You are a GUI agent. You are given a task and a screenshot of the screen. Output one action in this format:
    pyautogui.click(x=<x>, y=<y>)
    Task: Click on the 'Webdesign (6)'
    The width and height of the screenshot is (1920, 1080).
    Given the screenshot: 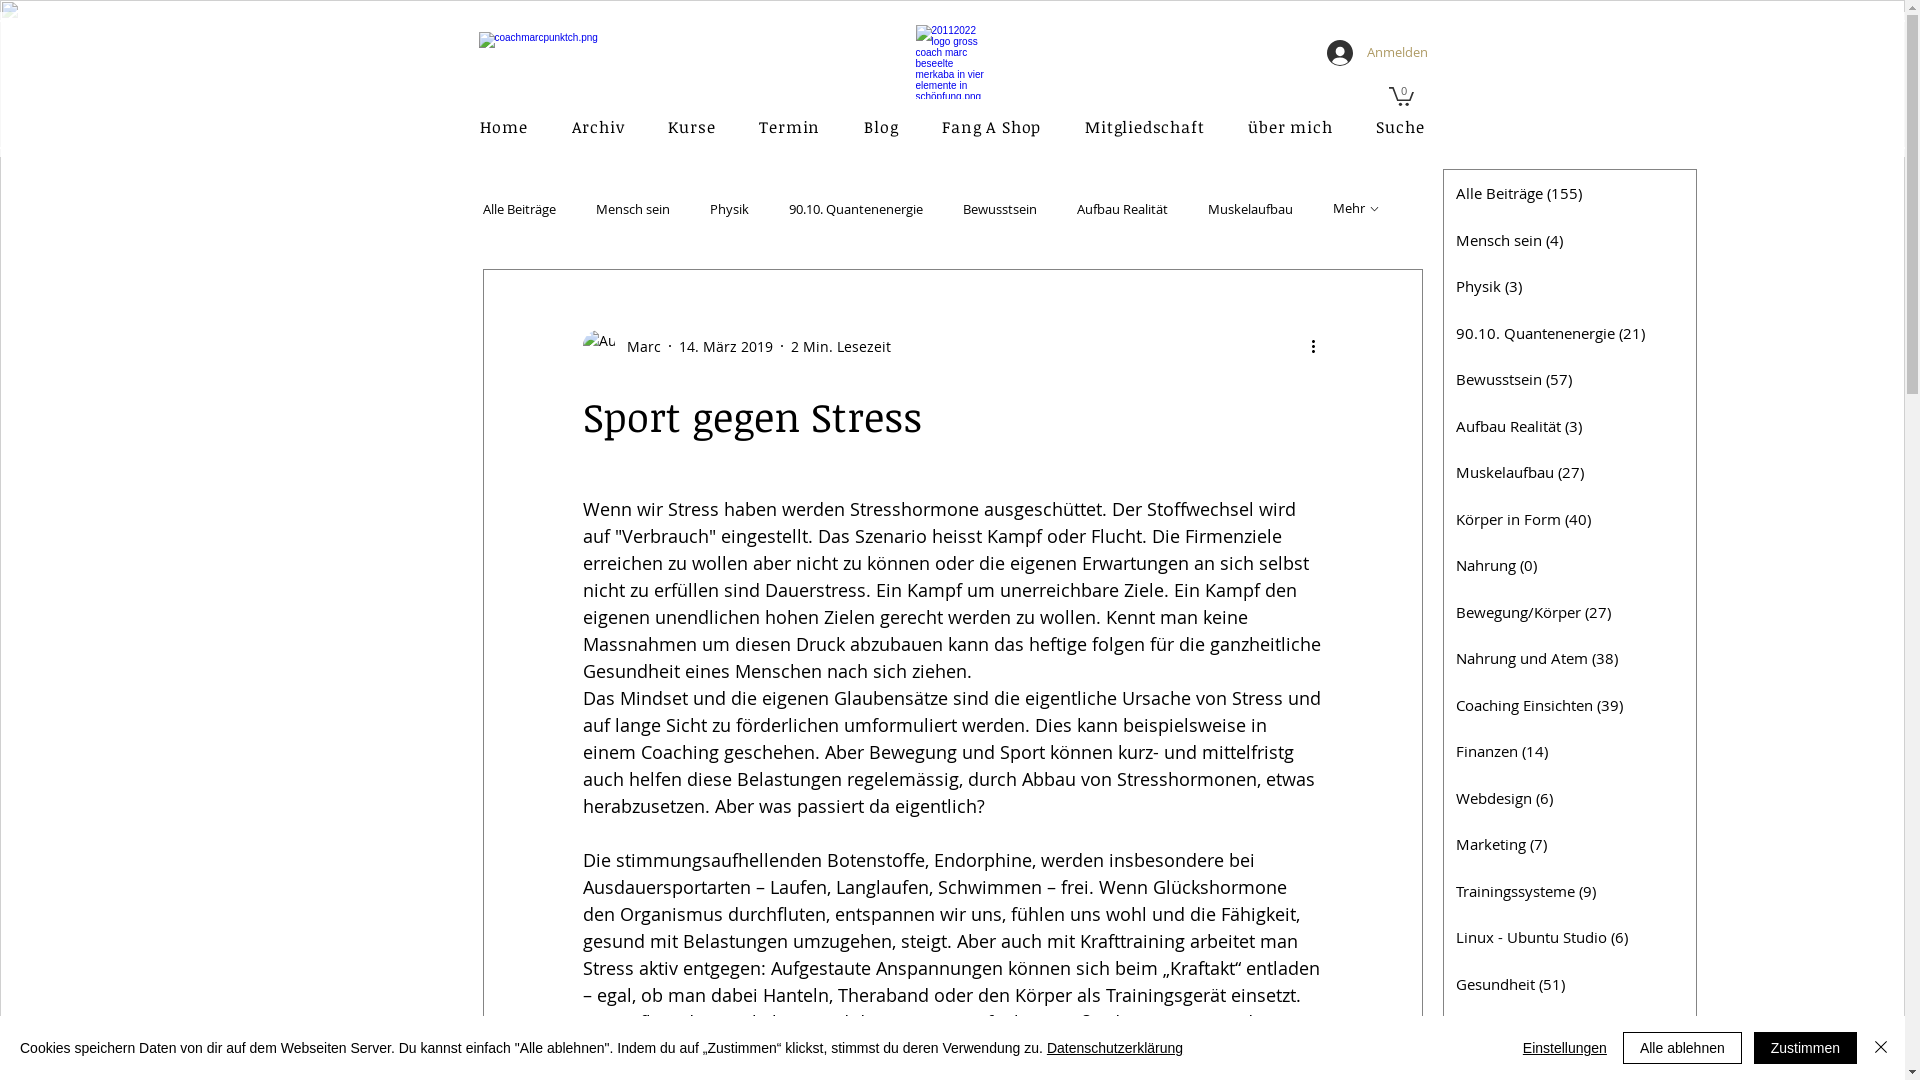 What is the action you would take?
    pyautogui.click(x=1568, y=796)
    